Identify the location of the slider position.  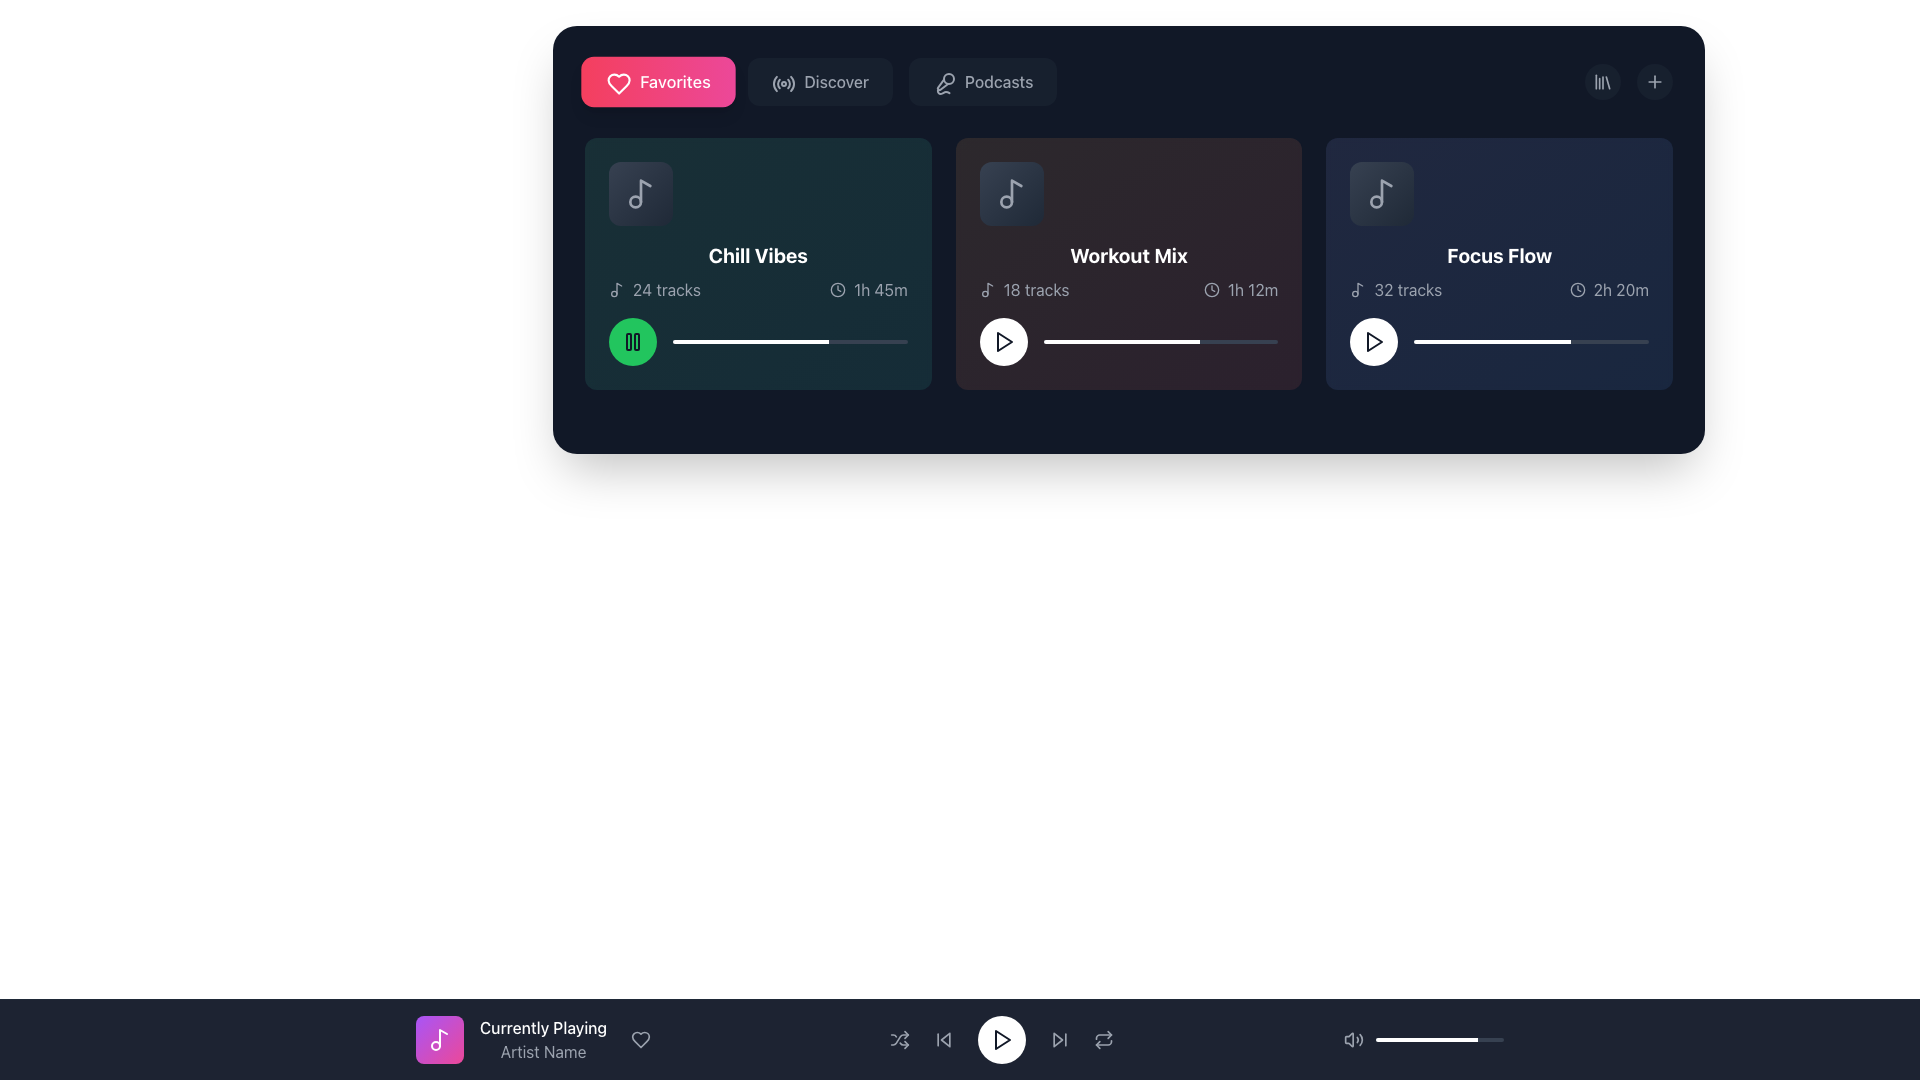
(1641, 341).